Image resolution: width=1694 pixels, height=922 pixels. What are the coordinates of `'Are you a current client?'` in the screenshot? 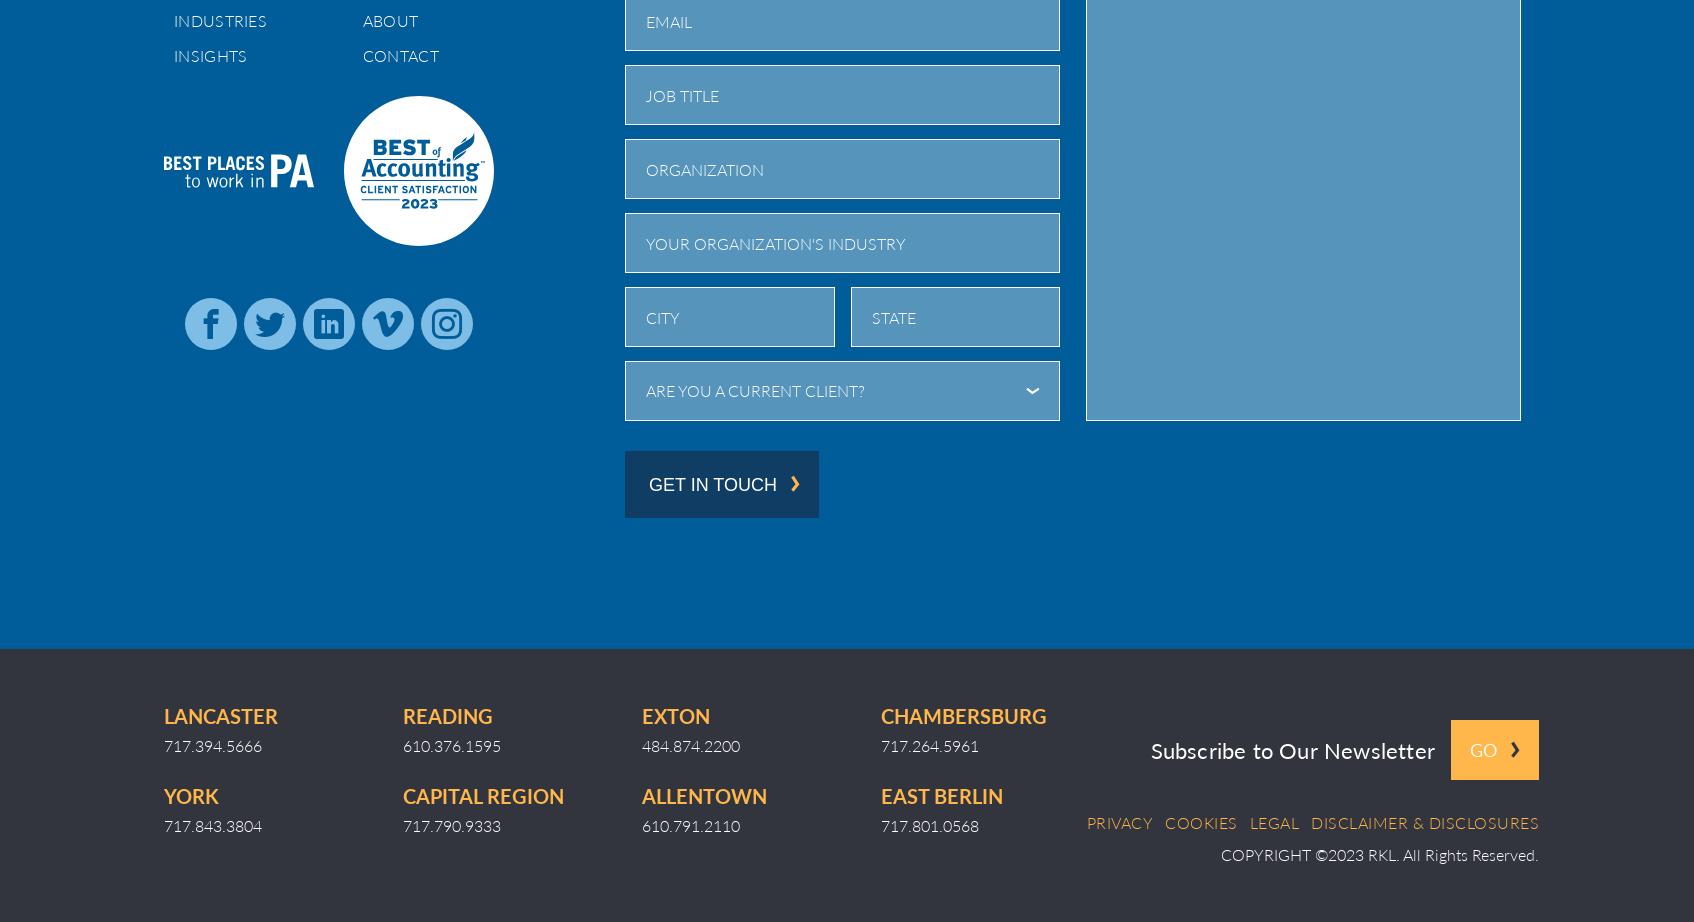 It's located at (754, 388).